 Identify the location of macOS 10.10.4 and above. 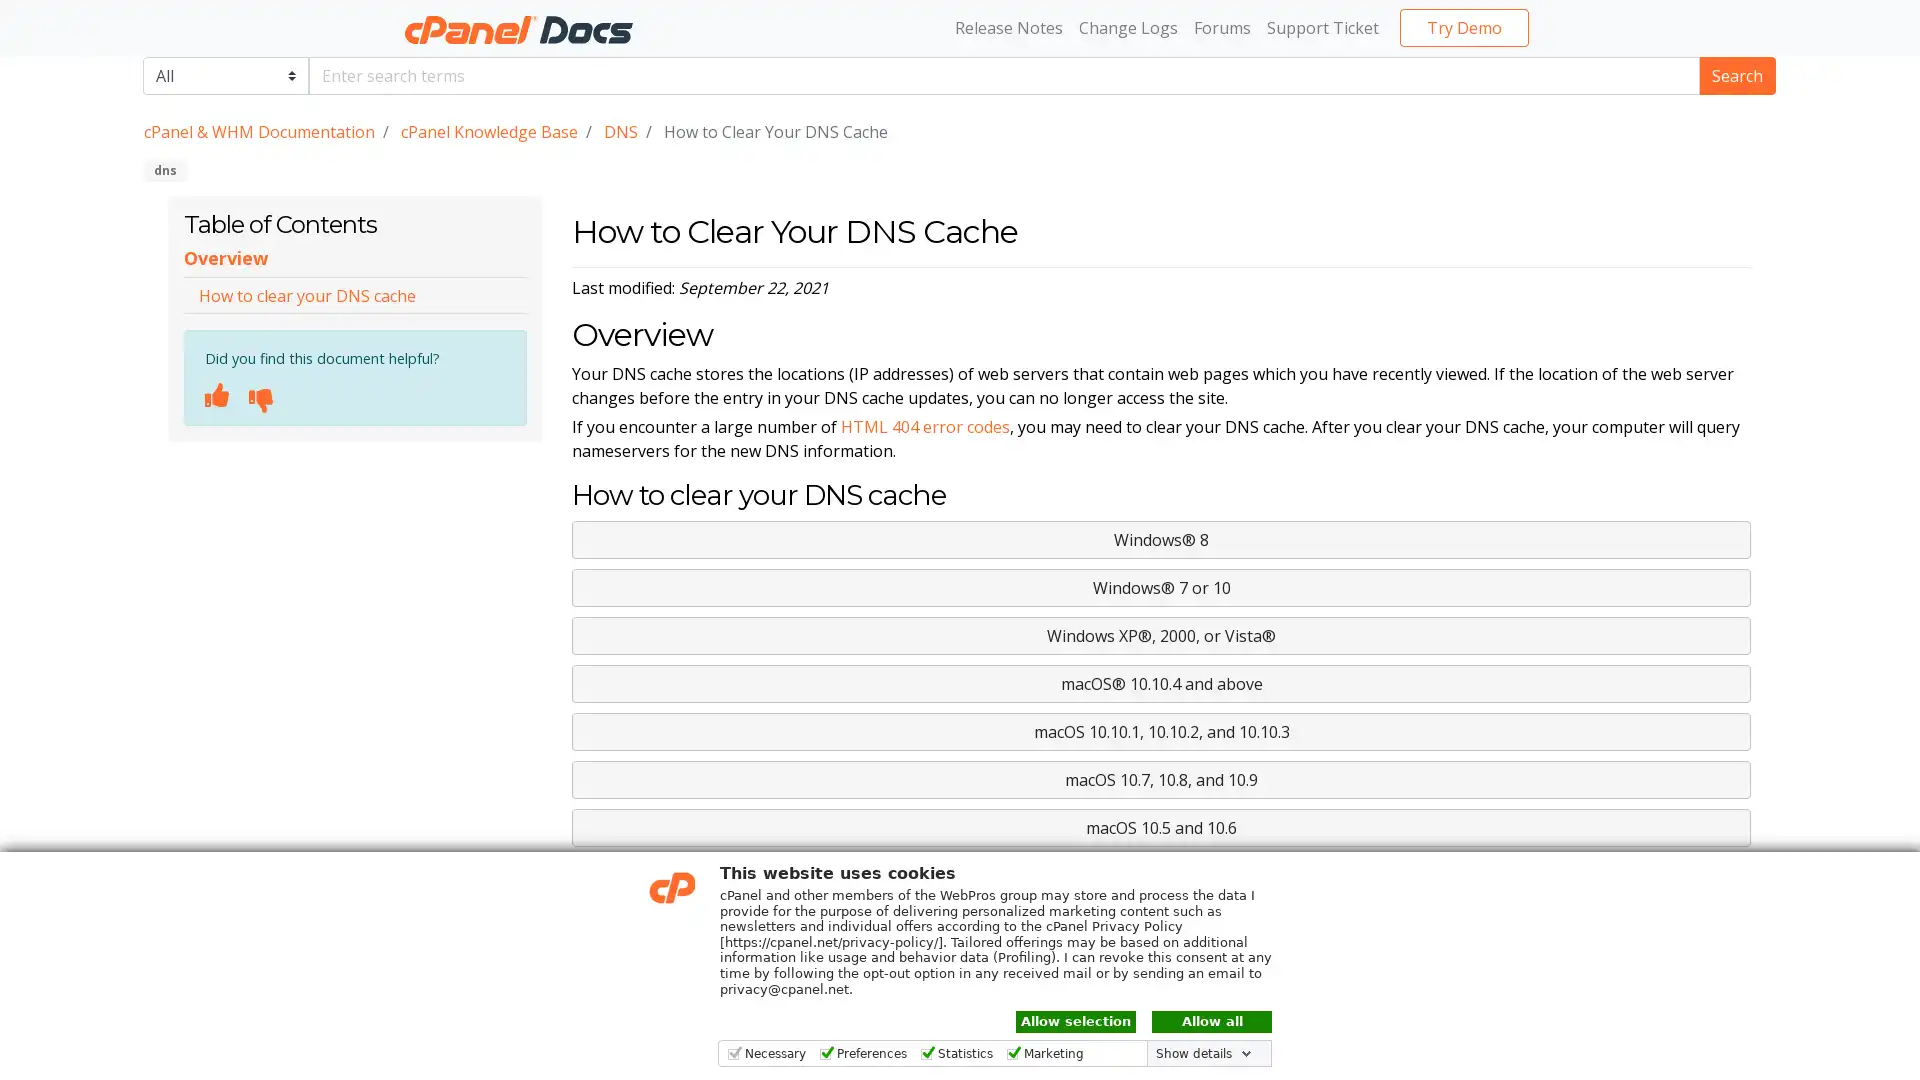
(1161, 682).